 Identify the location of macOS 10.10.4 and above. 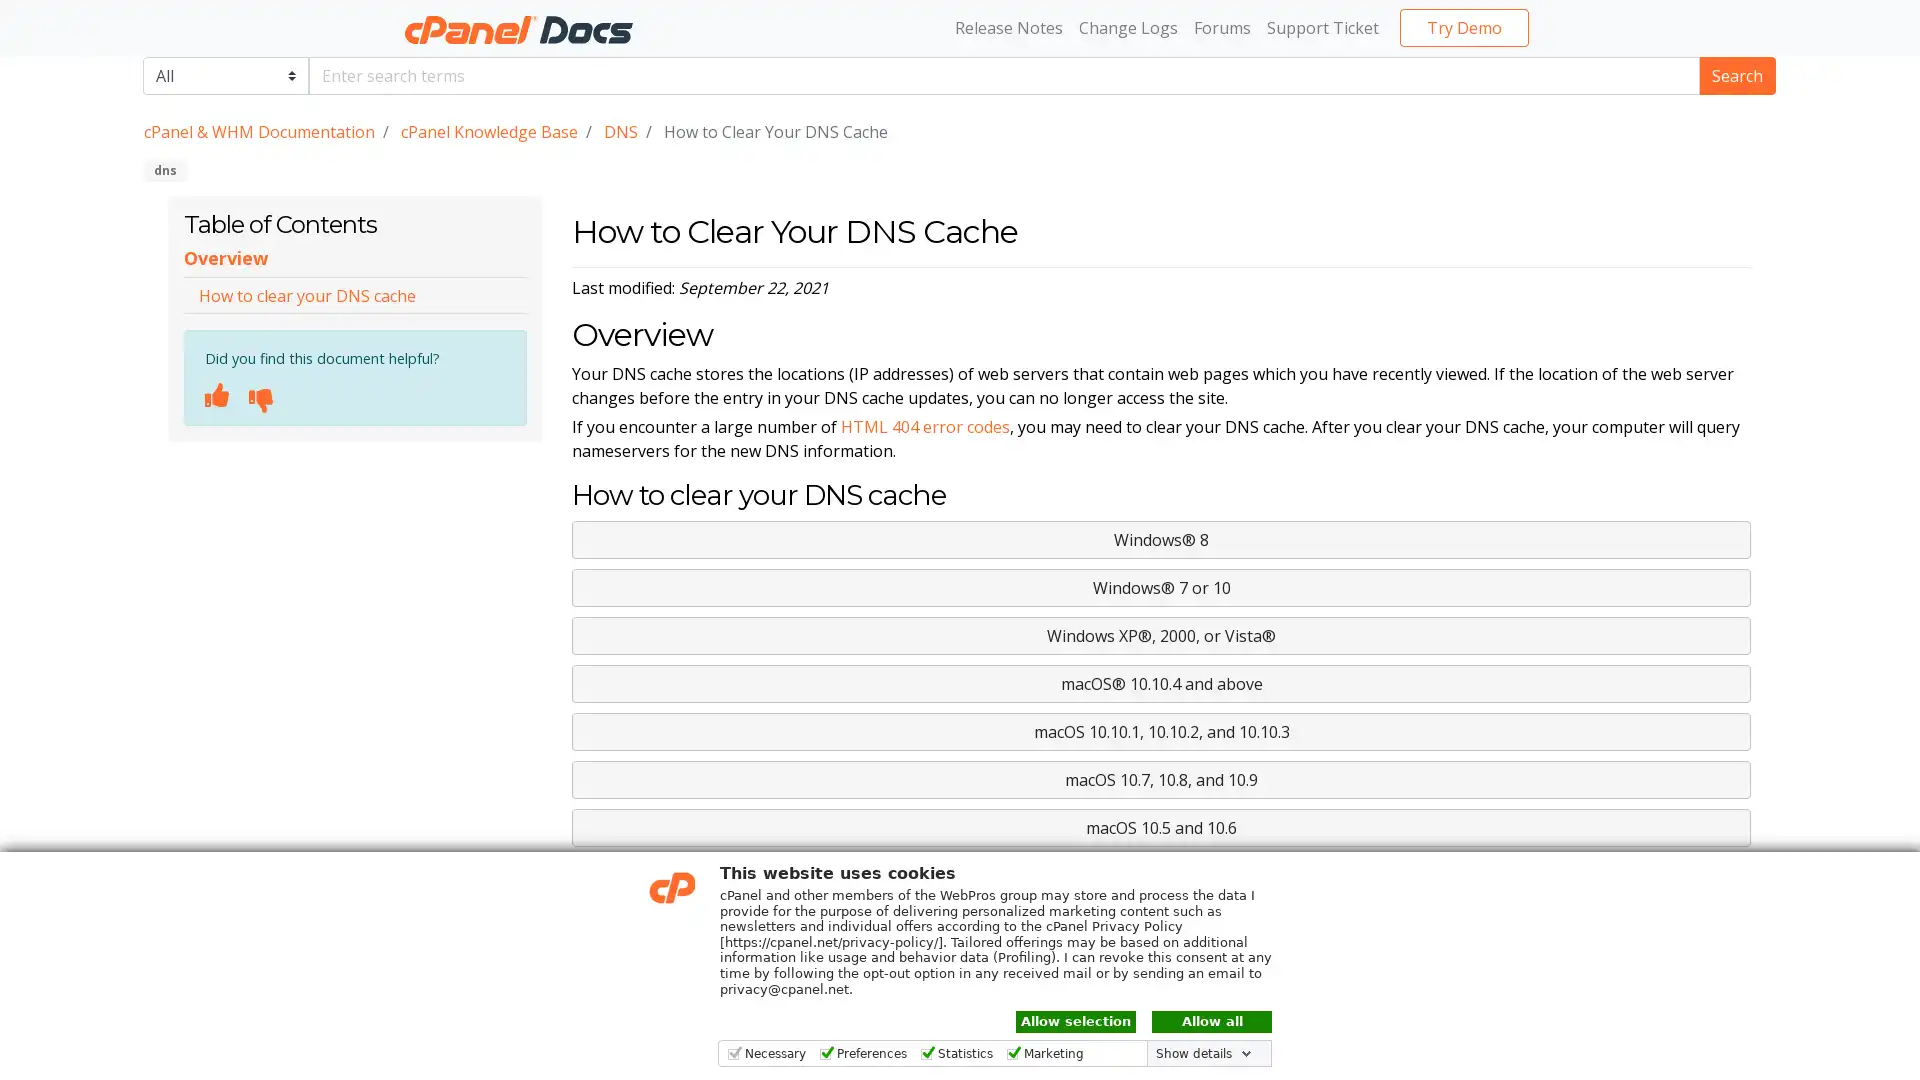
(1161, 682).